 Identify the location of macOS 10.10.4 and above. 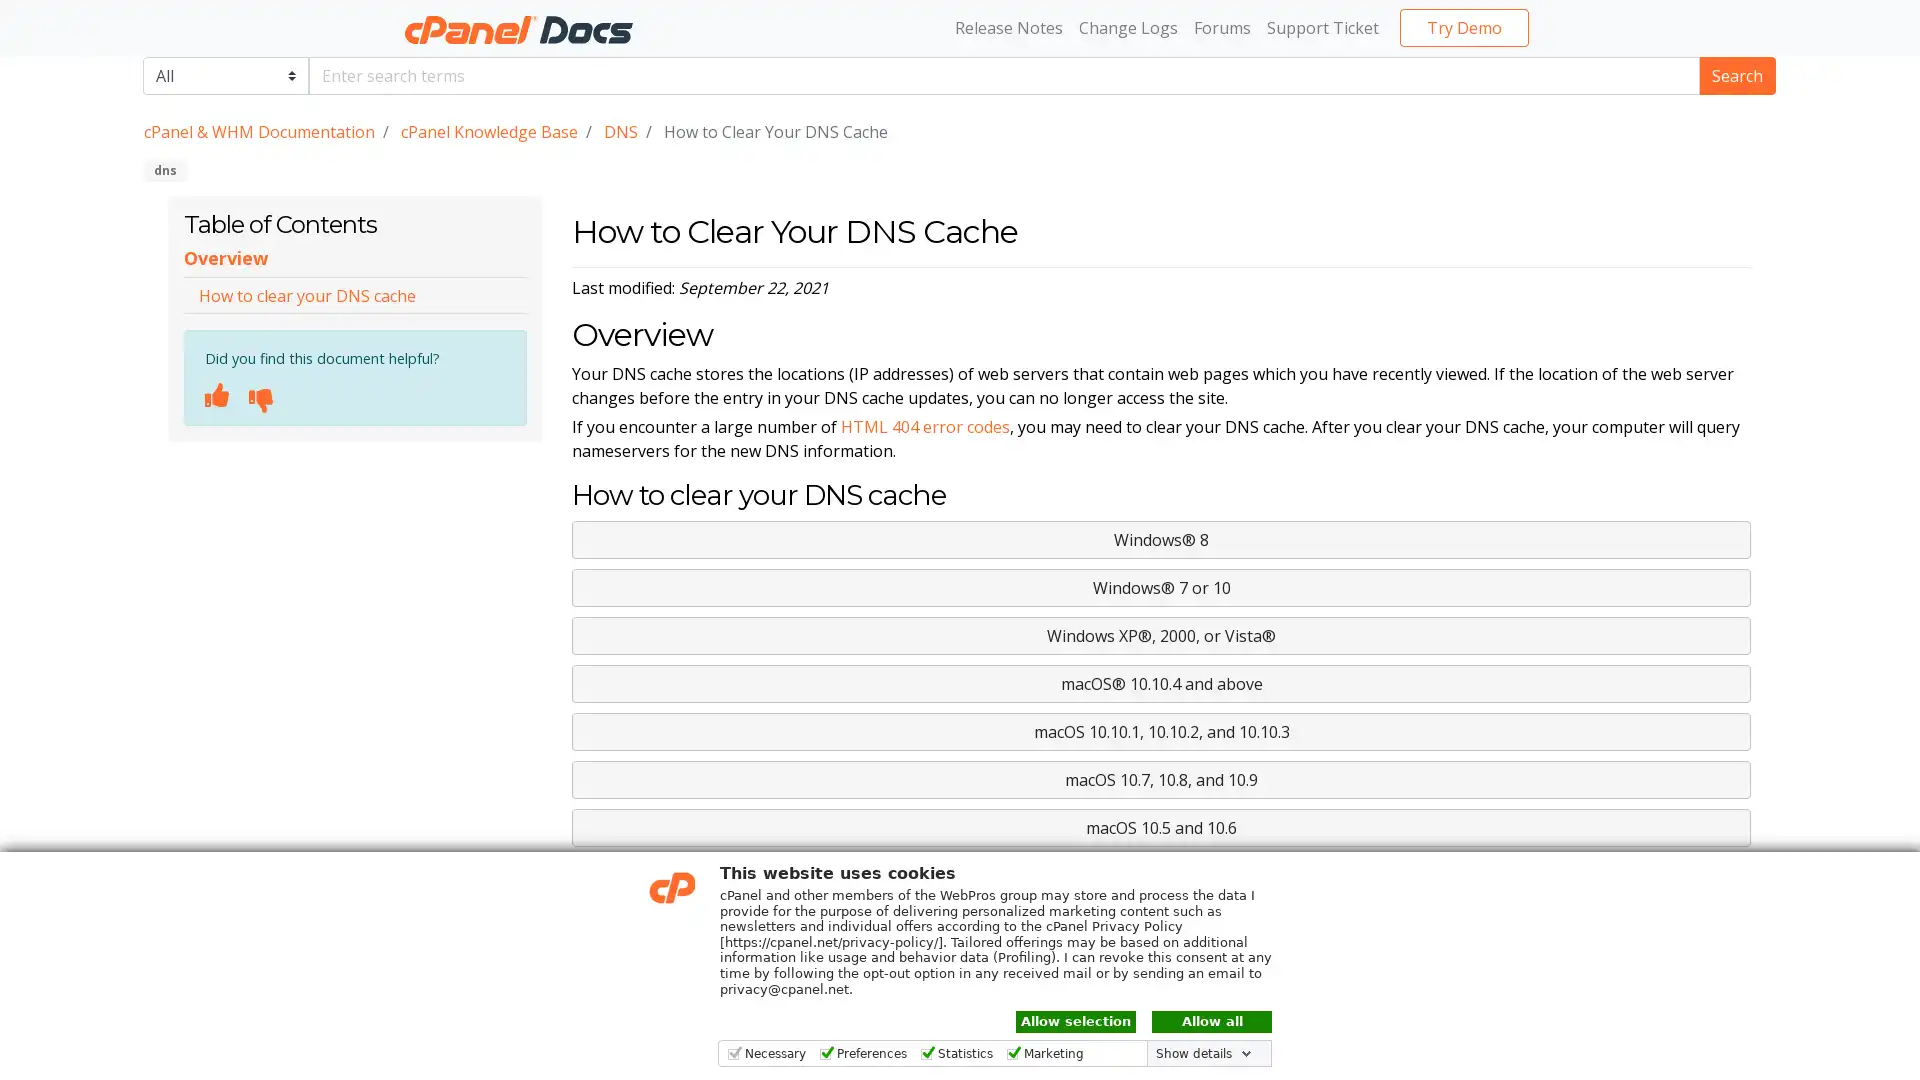
(1161, 682).